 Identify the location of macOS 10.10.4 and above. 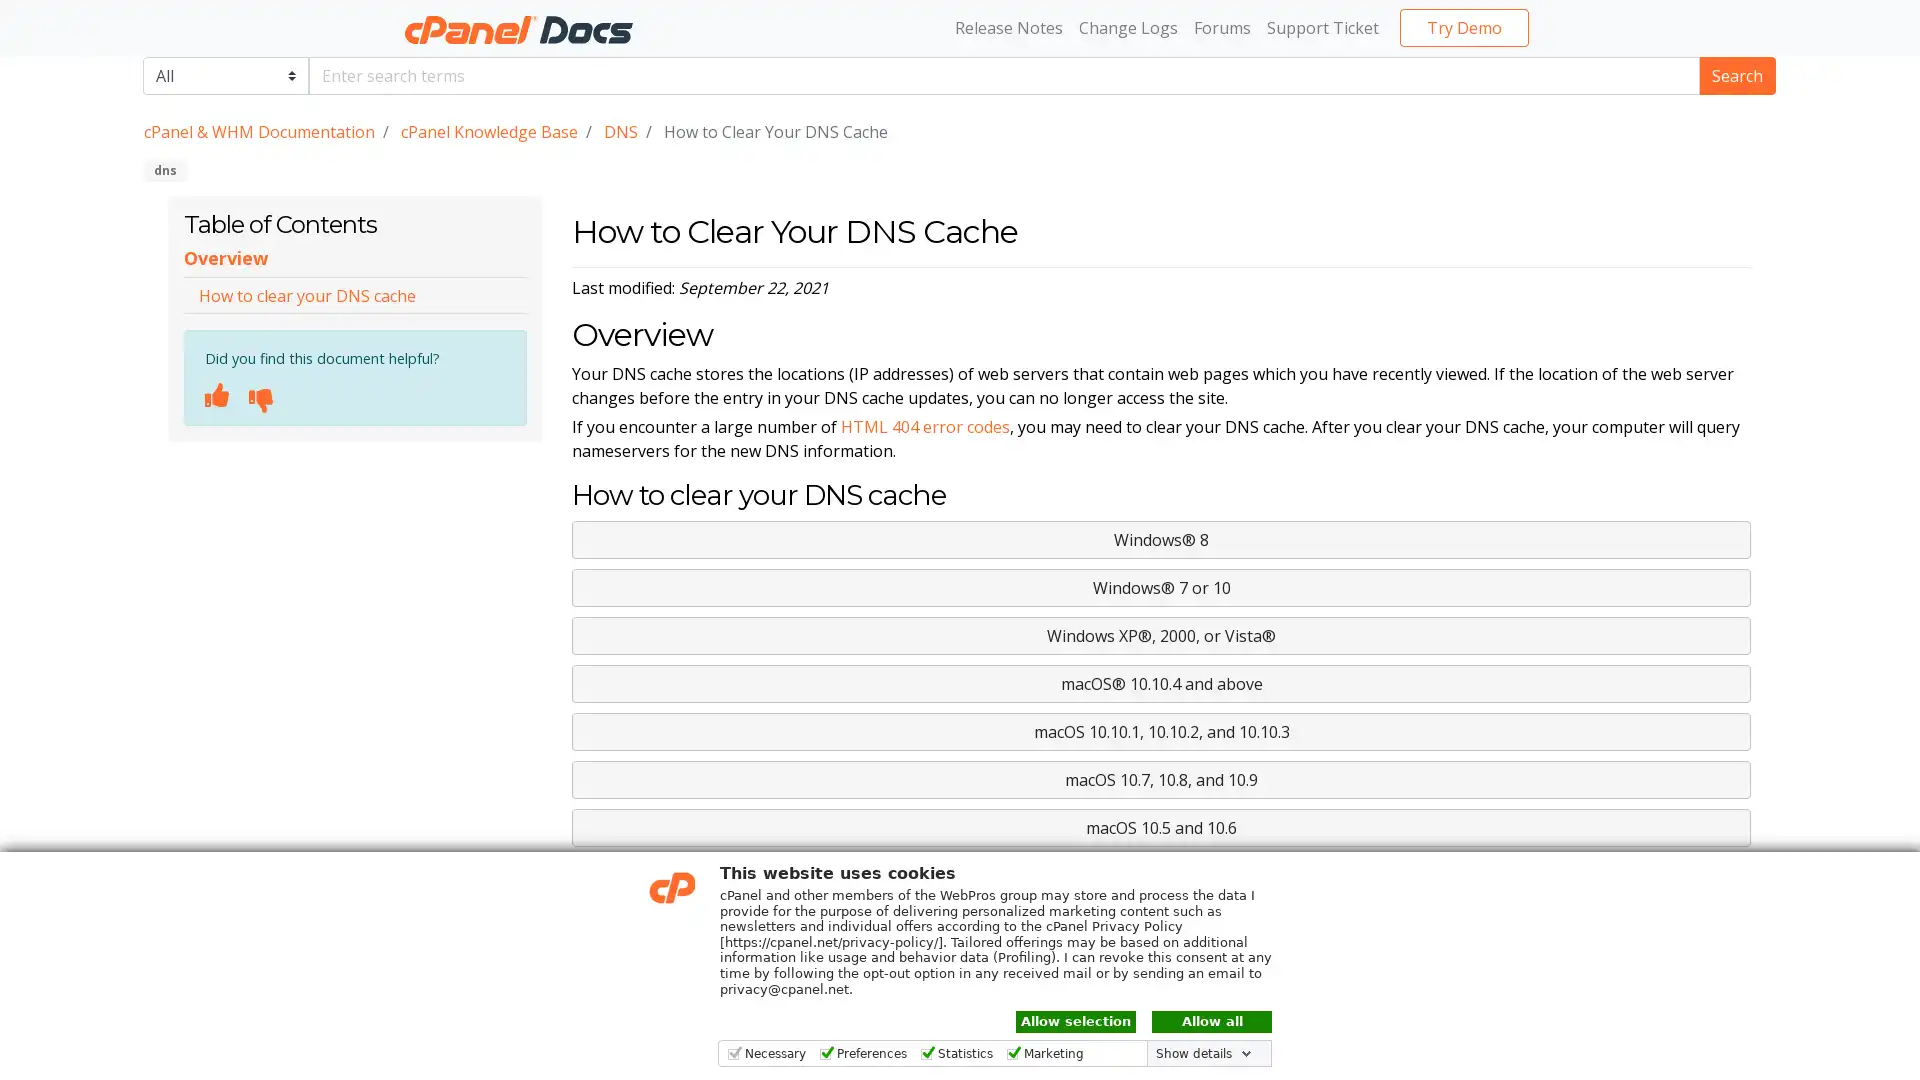
(1161, 682).